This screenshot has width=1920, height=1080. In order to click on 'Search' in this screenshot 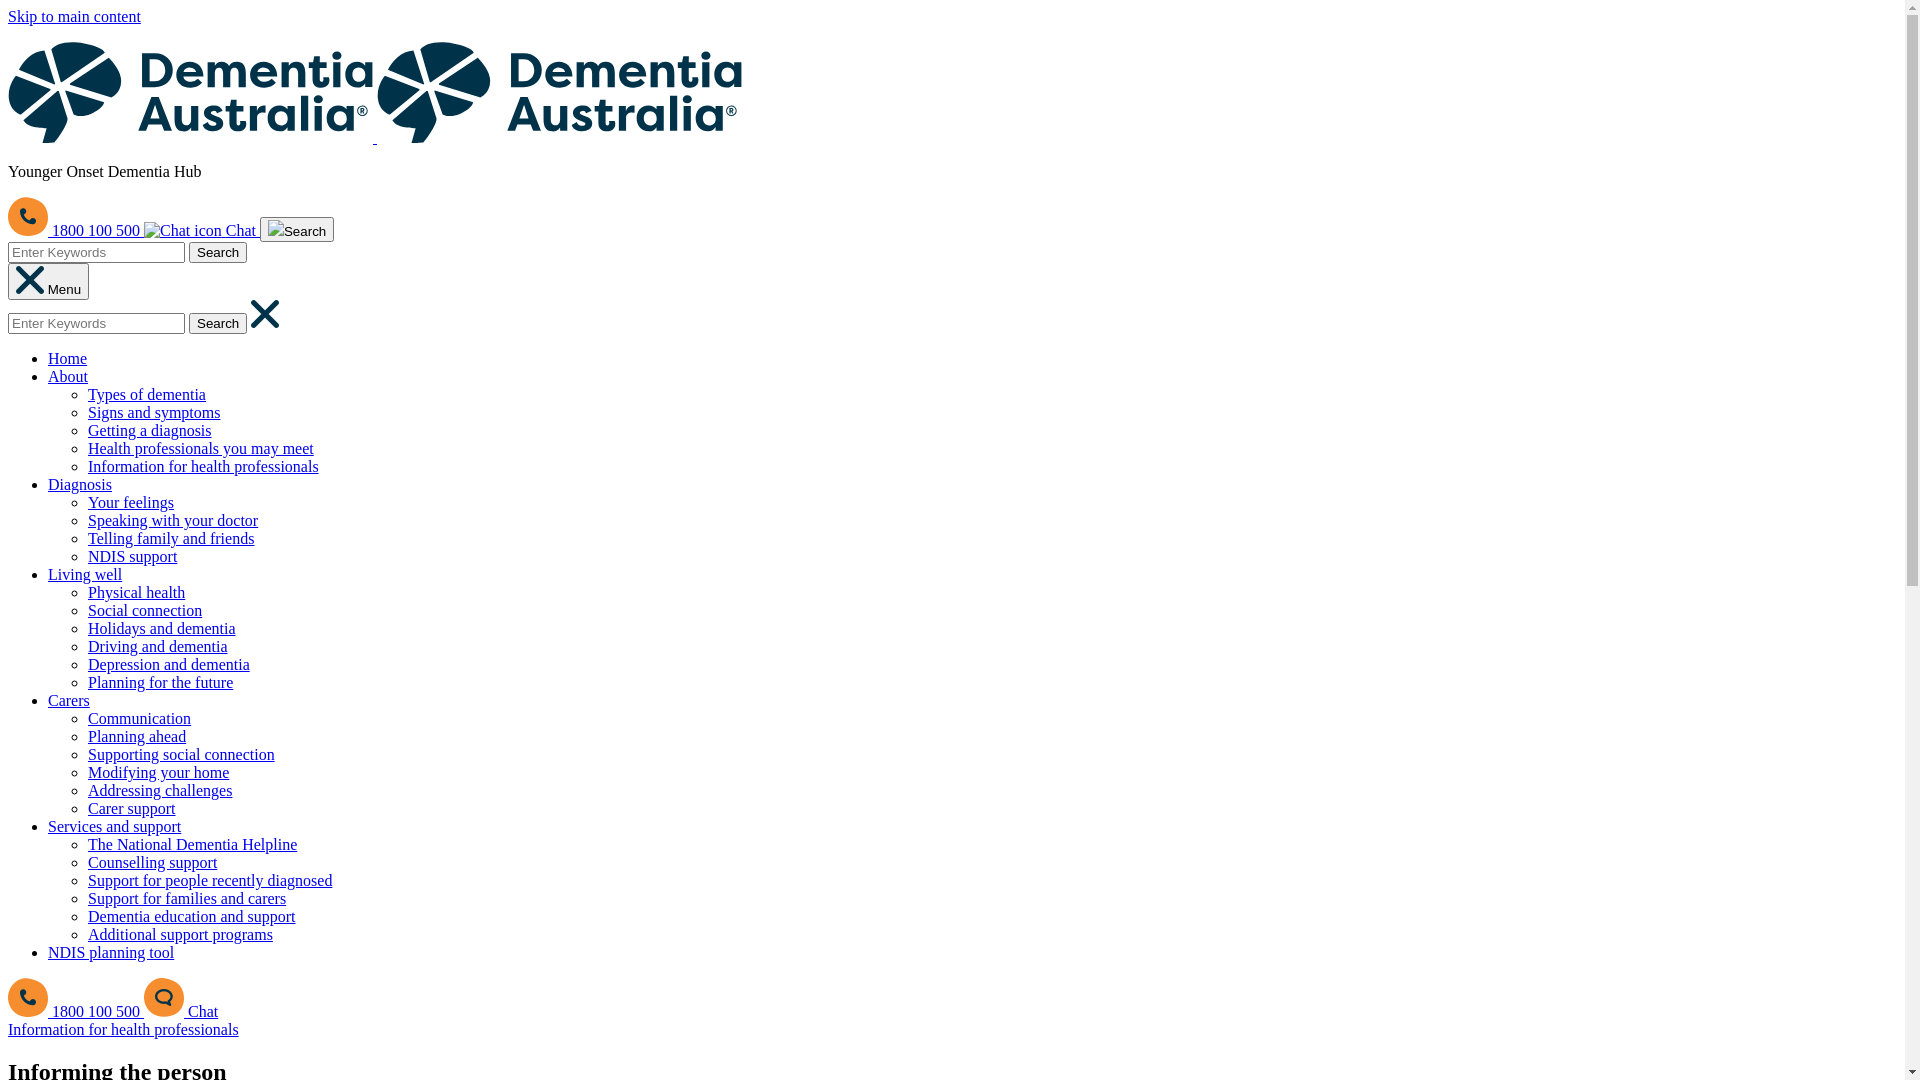, I will do `click(296, 228)`.